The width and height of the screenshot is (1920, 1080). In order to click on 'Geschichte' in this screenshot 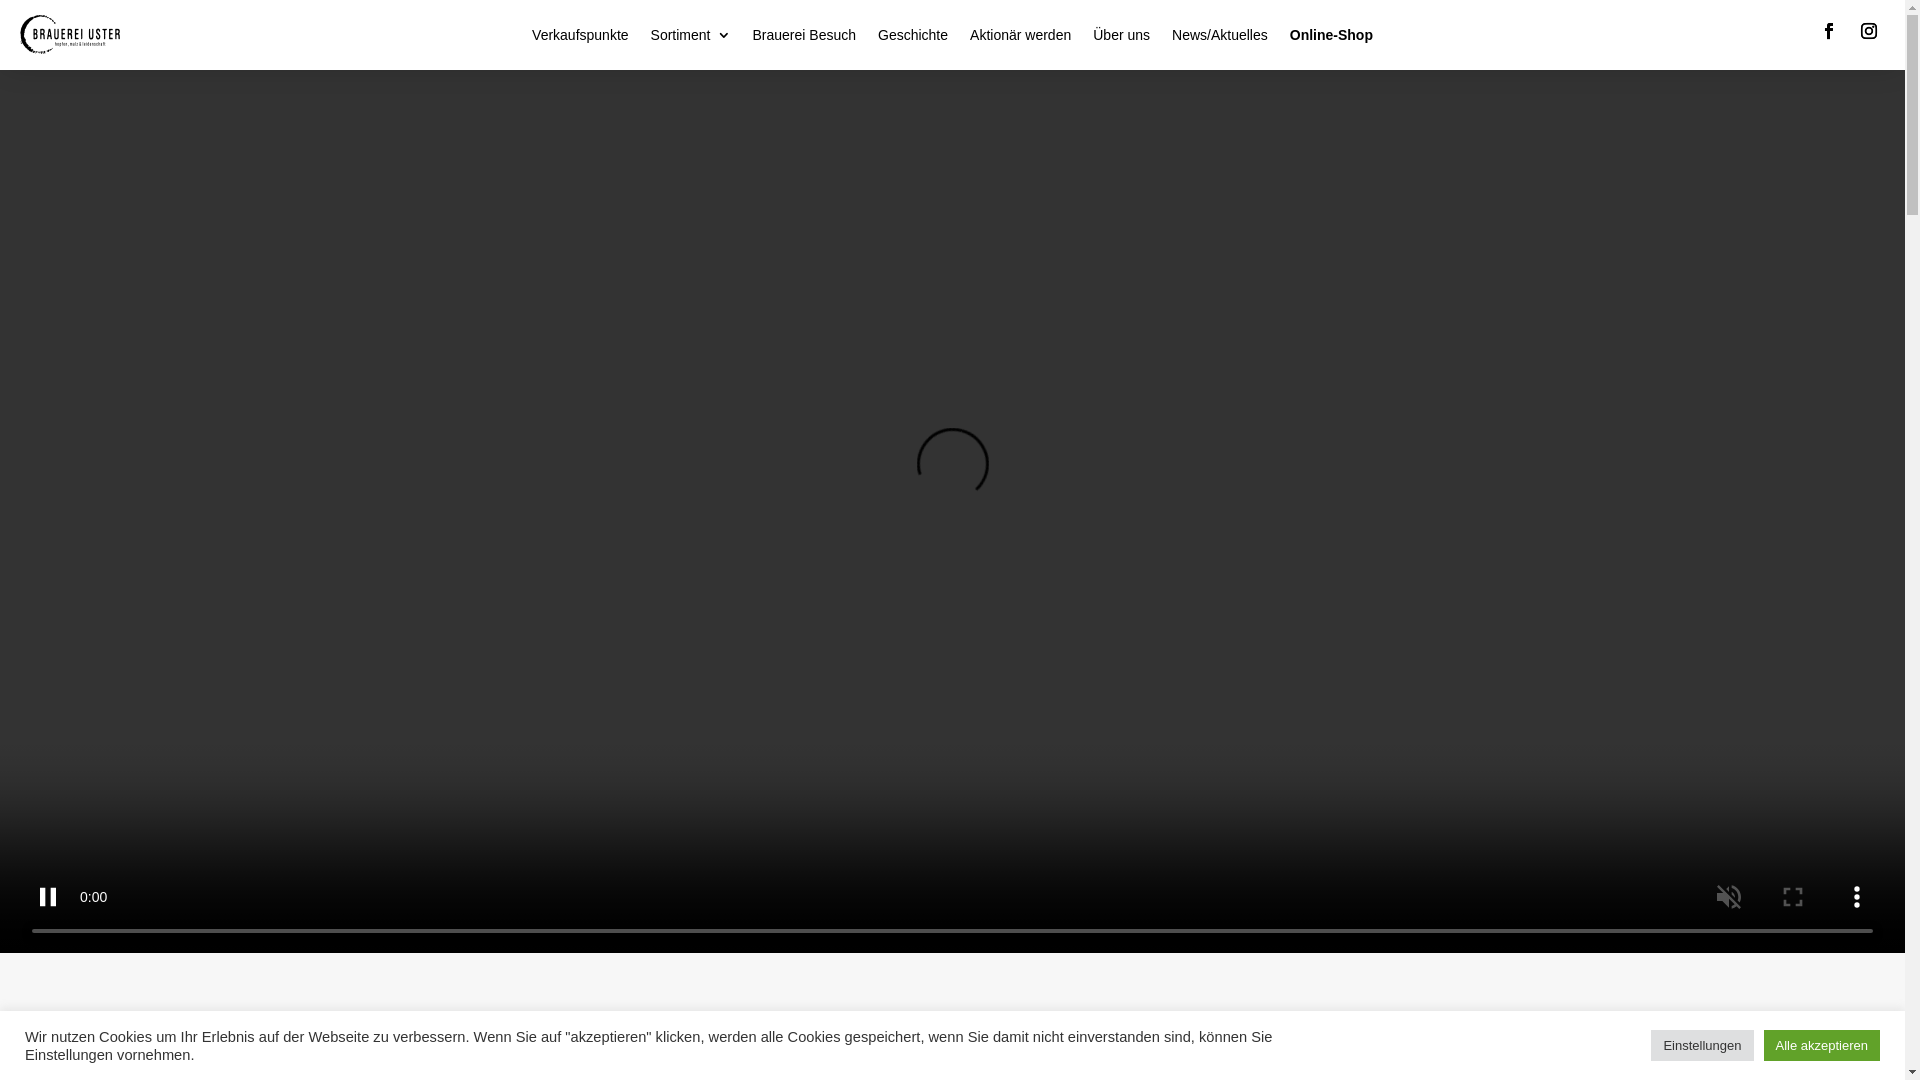, I will do `click(878, 38)`.